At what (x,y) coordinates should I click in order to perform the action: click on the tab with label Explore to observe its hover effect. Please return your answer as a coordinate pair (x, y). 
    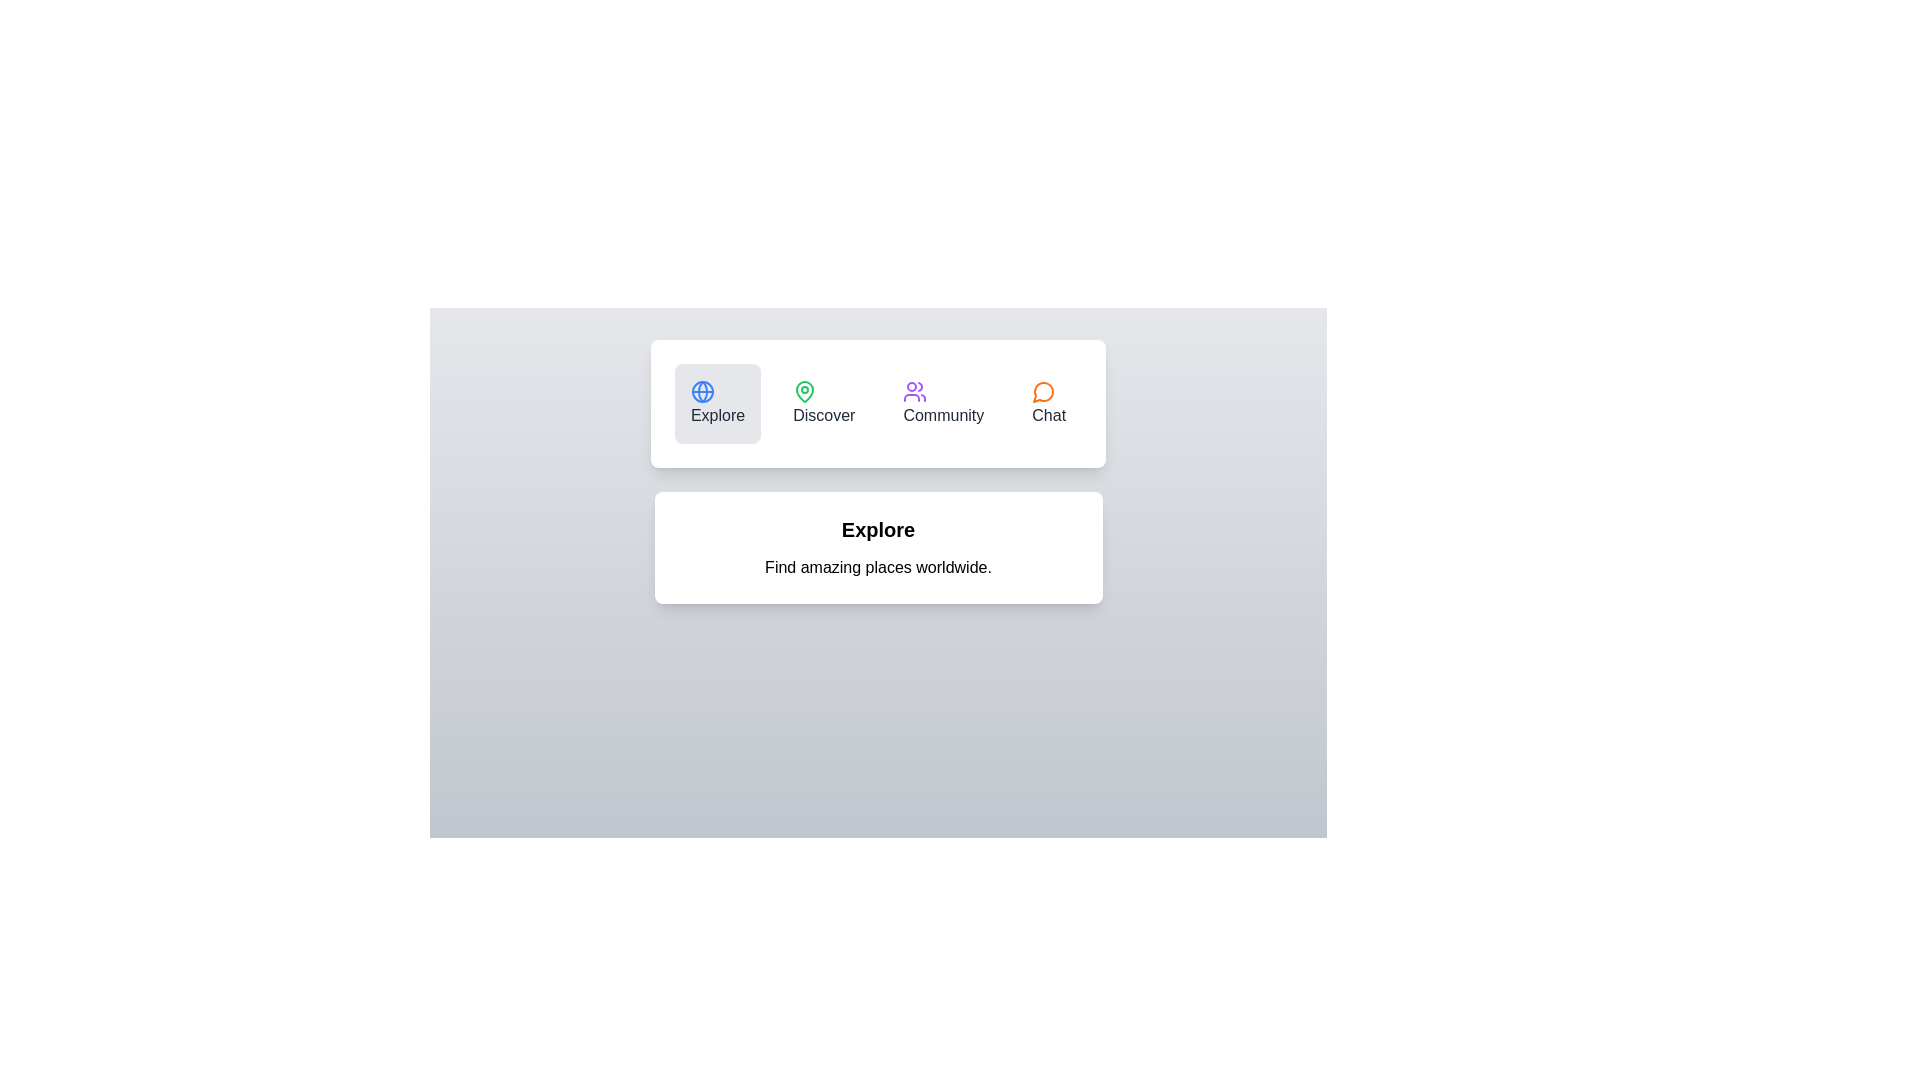
    Looking at the image, I should click on (718, 404).